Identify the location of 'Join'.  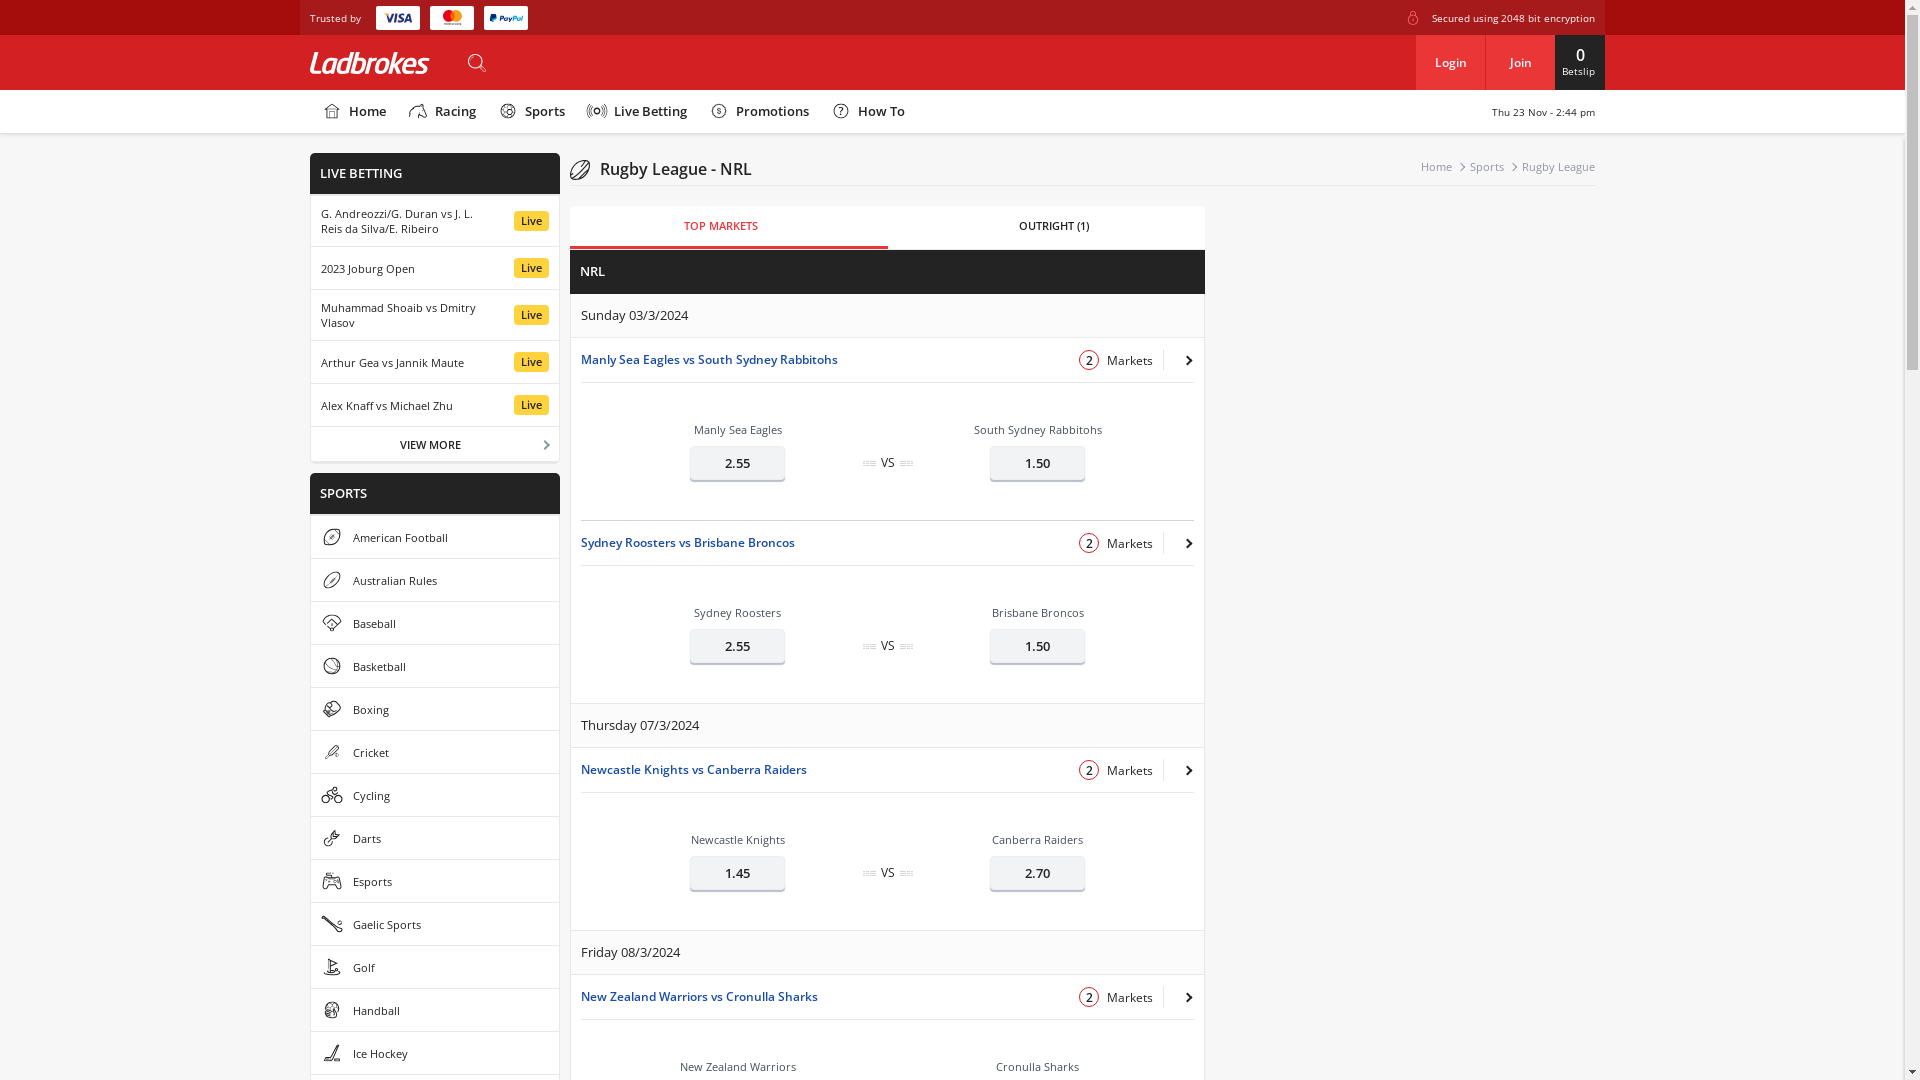
(1520, 61).